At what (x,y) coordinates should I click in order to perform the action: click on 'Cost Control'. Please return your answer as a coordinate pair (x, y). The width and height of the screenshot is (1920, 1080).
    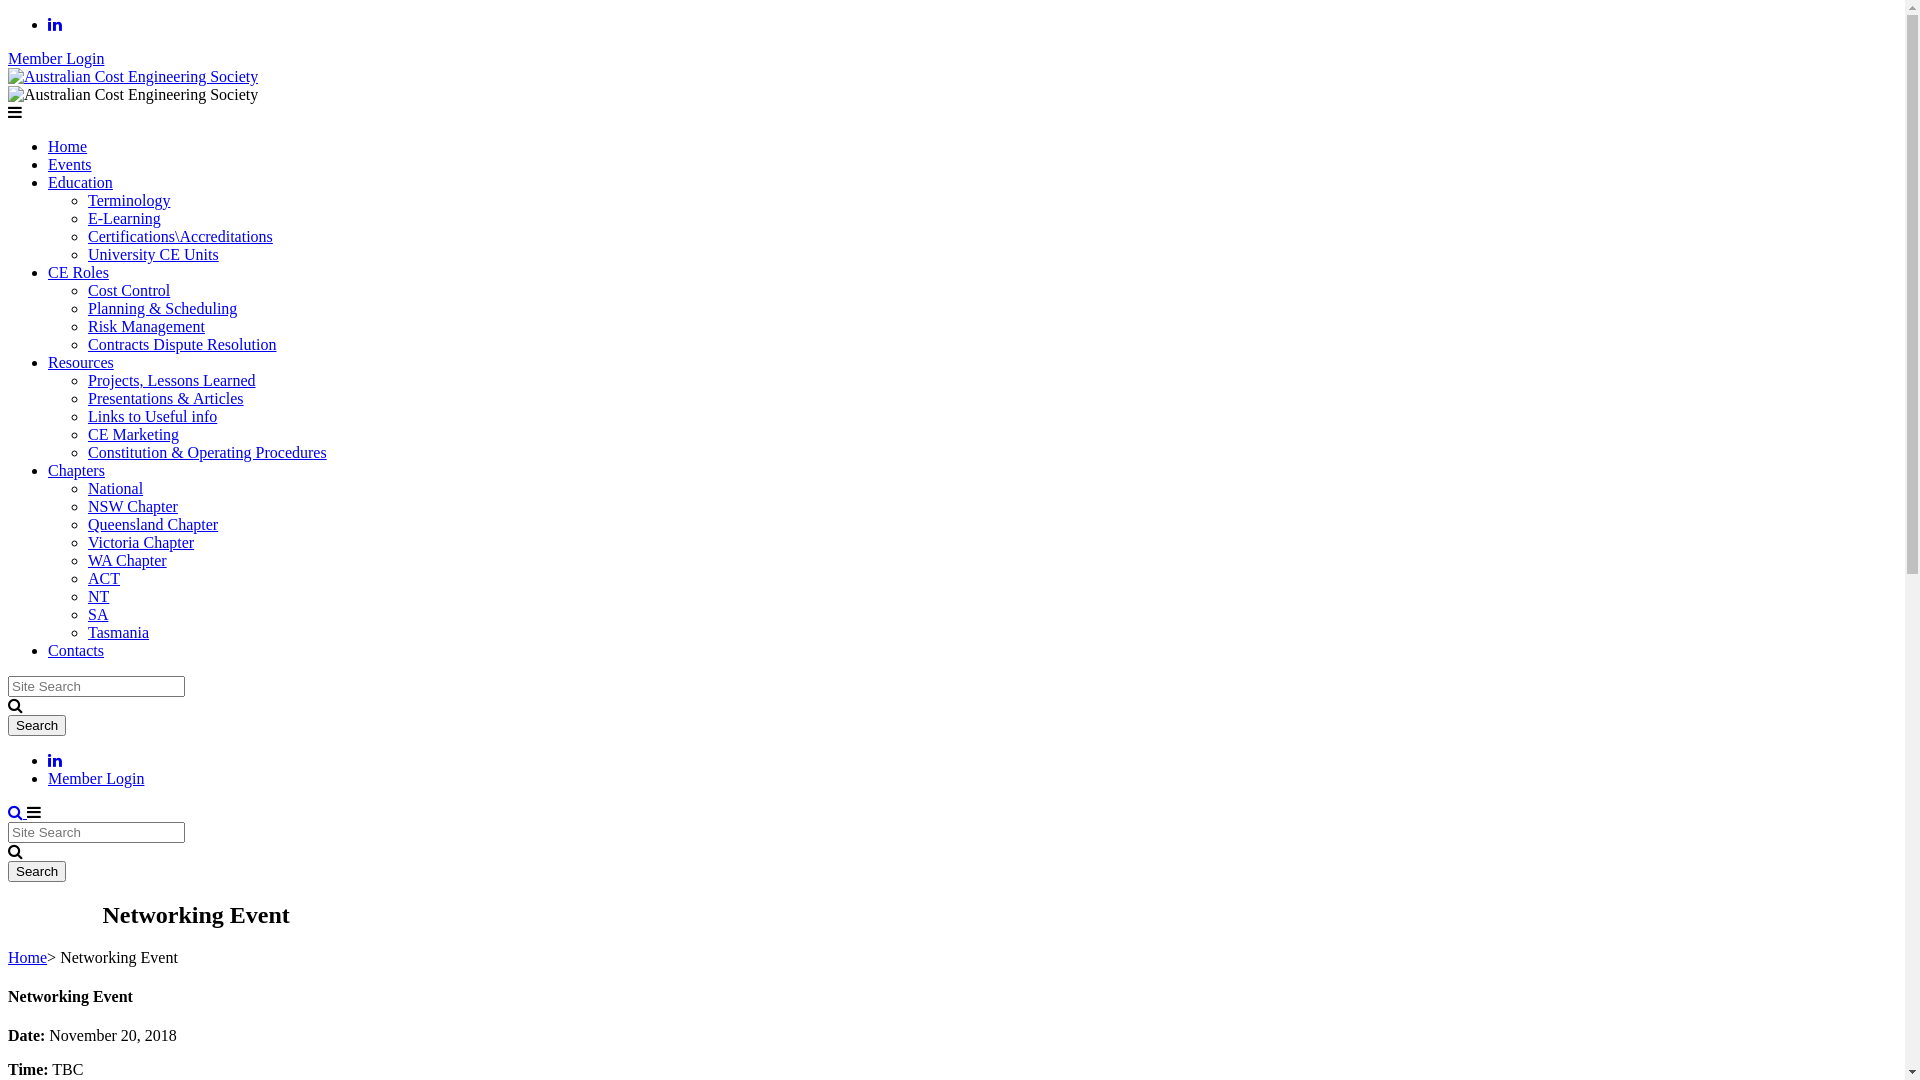
    Looking at the image, I should click on (86, 290).